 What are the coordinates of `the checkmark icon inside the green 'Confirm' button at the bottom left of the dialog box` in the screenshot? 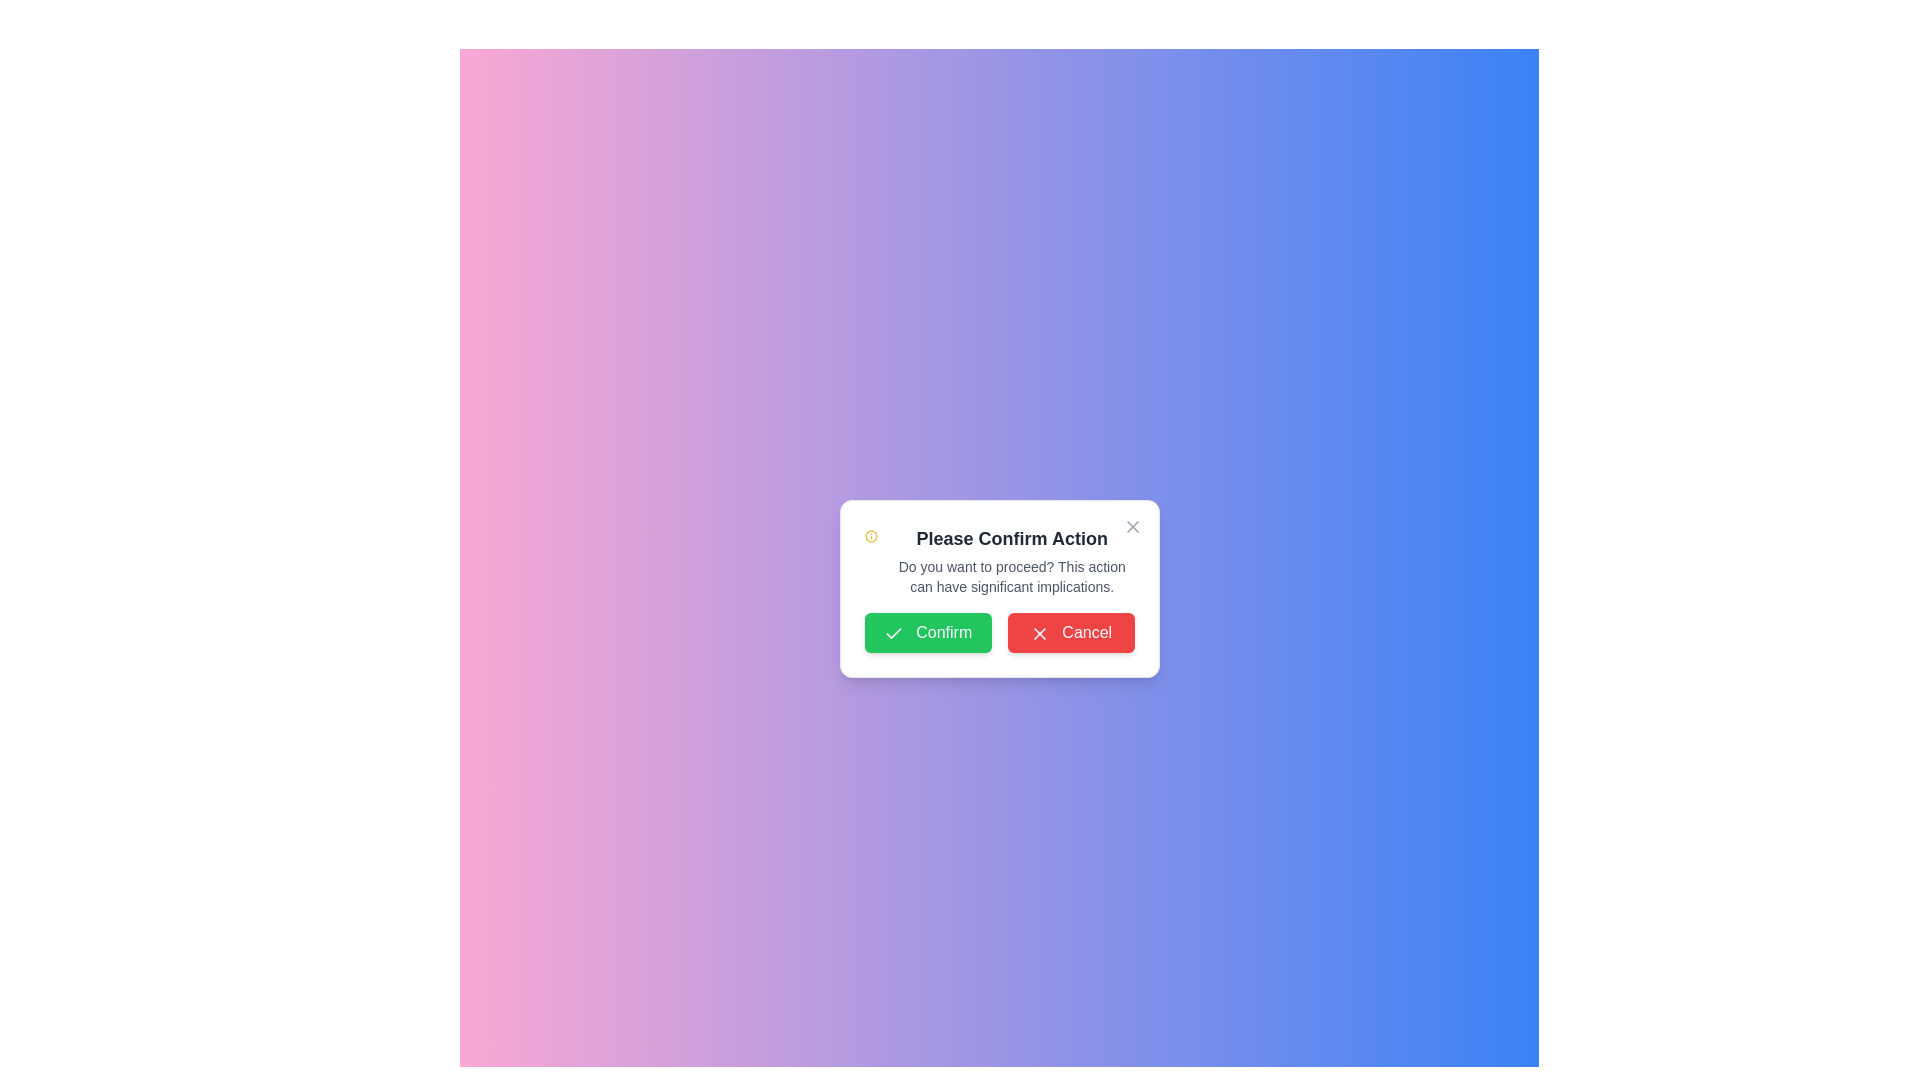 It's located at (892, 633).